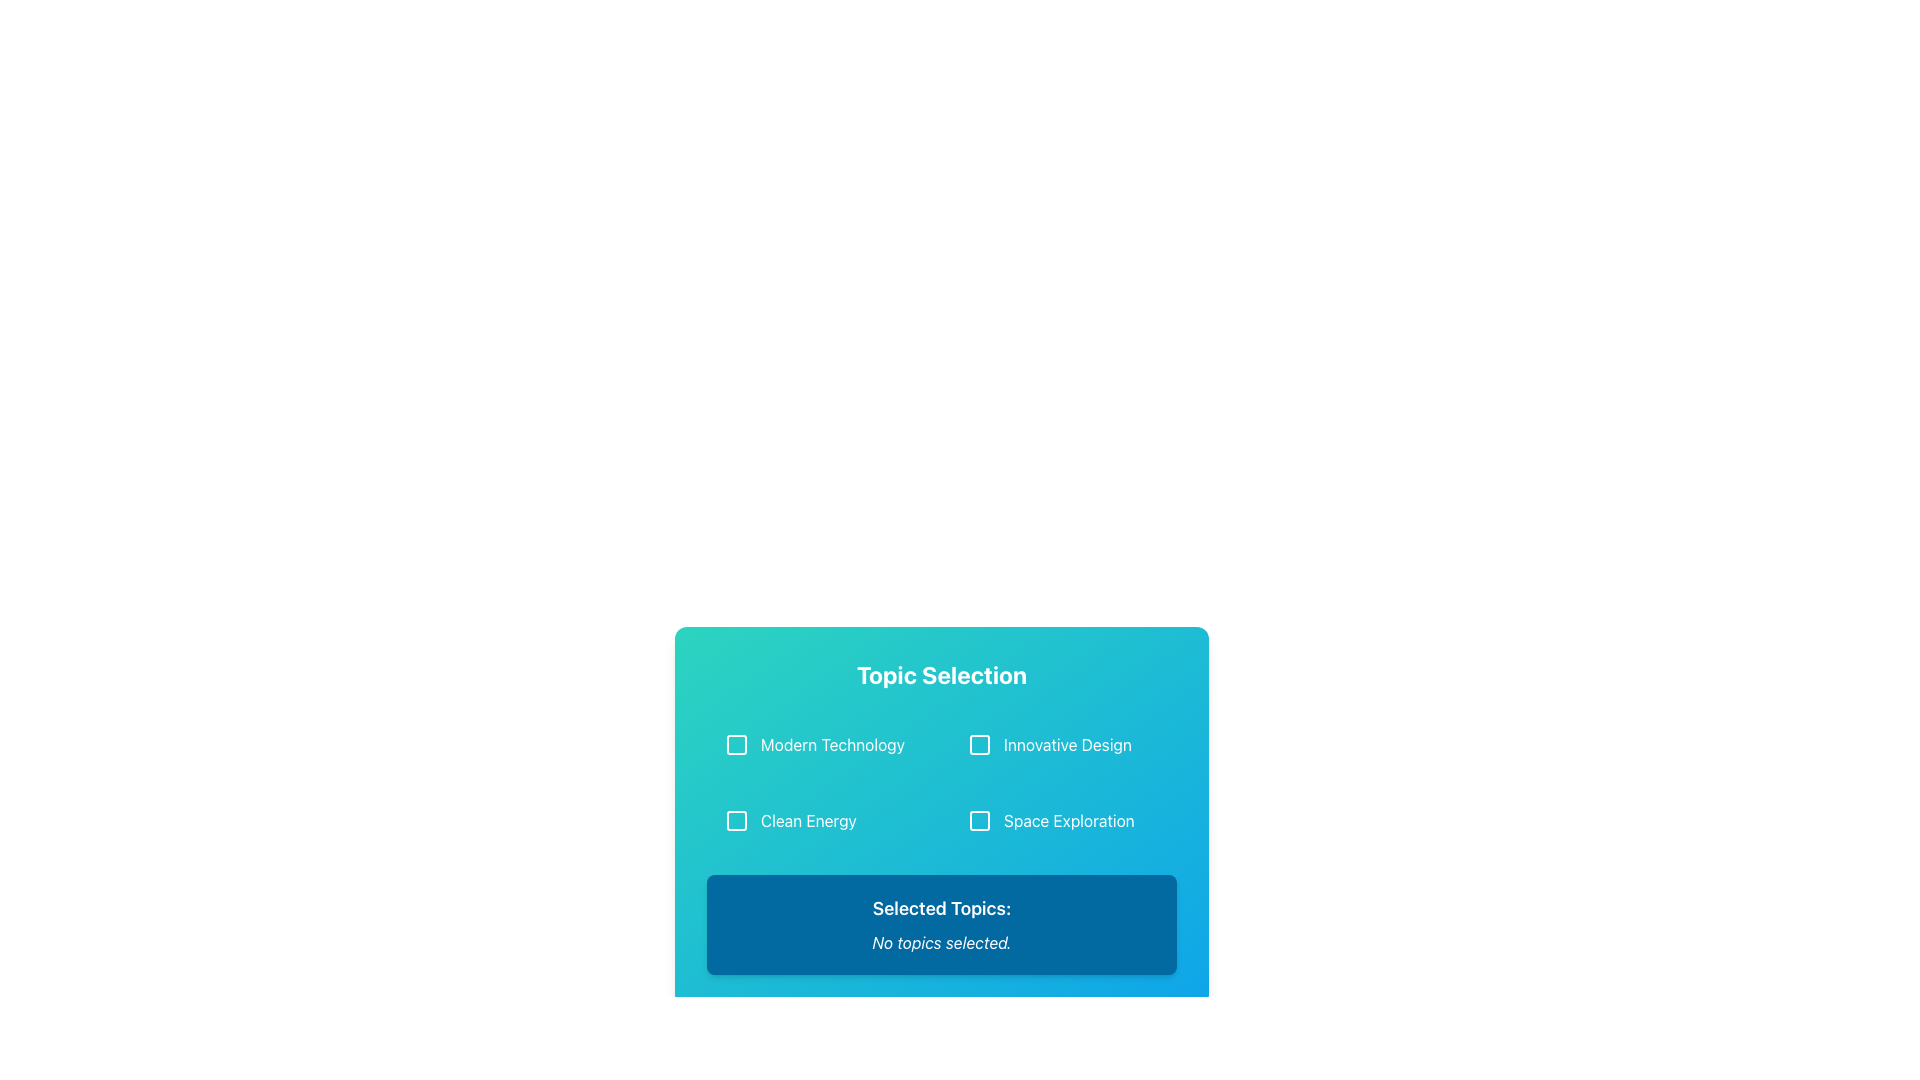  What do you see at coordinates (979, 821) in the screenshot?
I see `the checkbox for 'Space Exploration' located in the bottom-right quadrant of the Topic Selection card` at bounding box center [979, 821].